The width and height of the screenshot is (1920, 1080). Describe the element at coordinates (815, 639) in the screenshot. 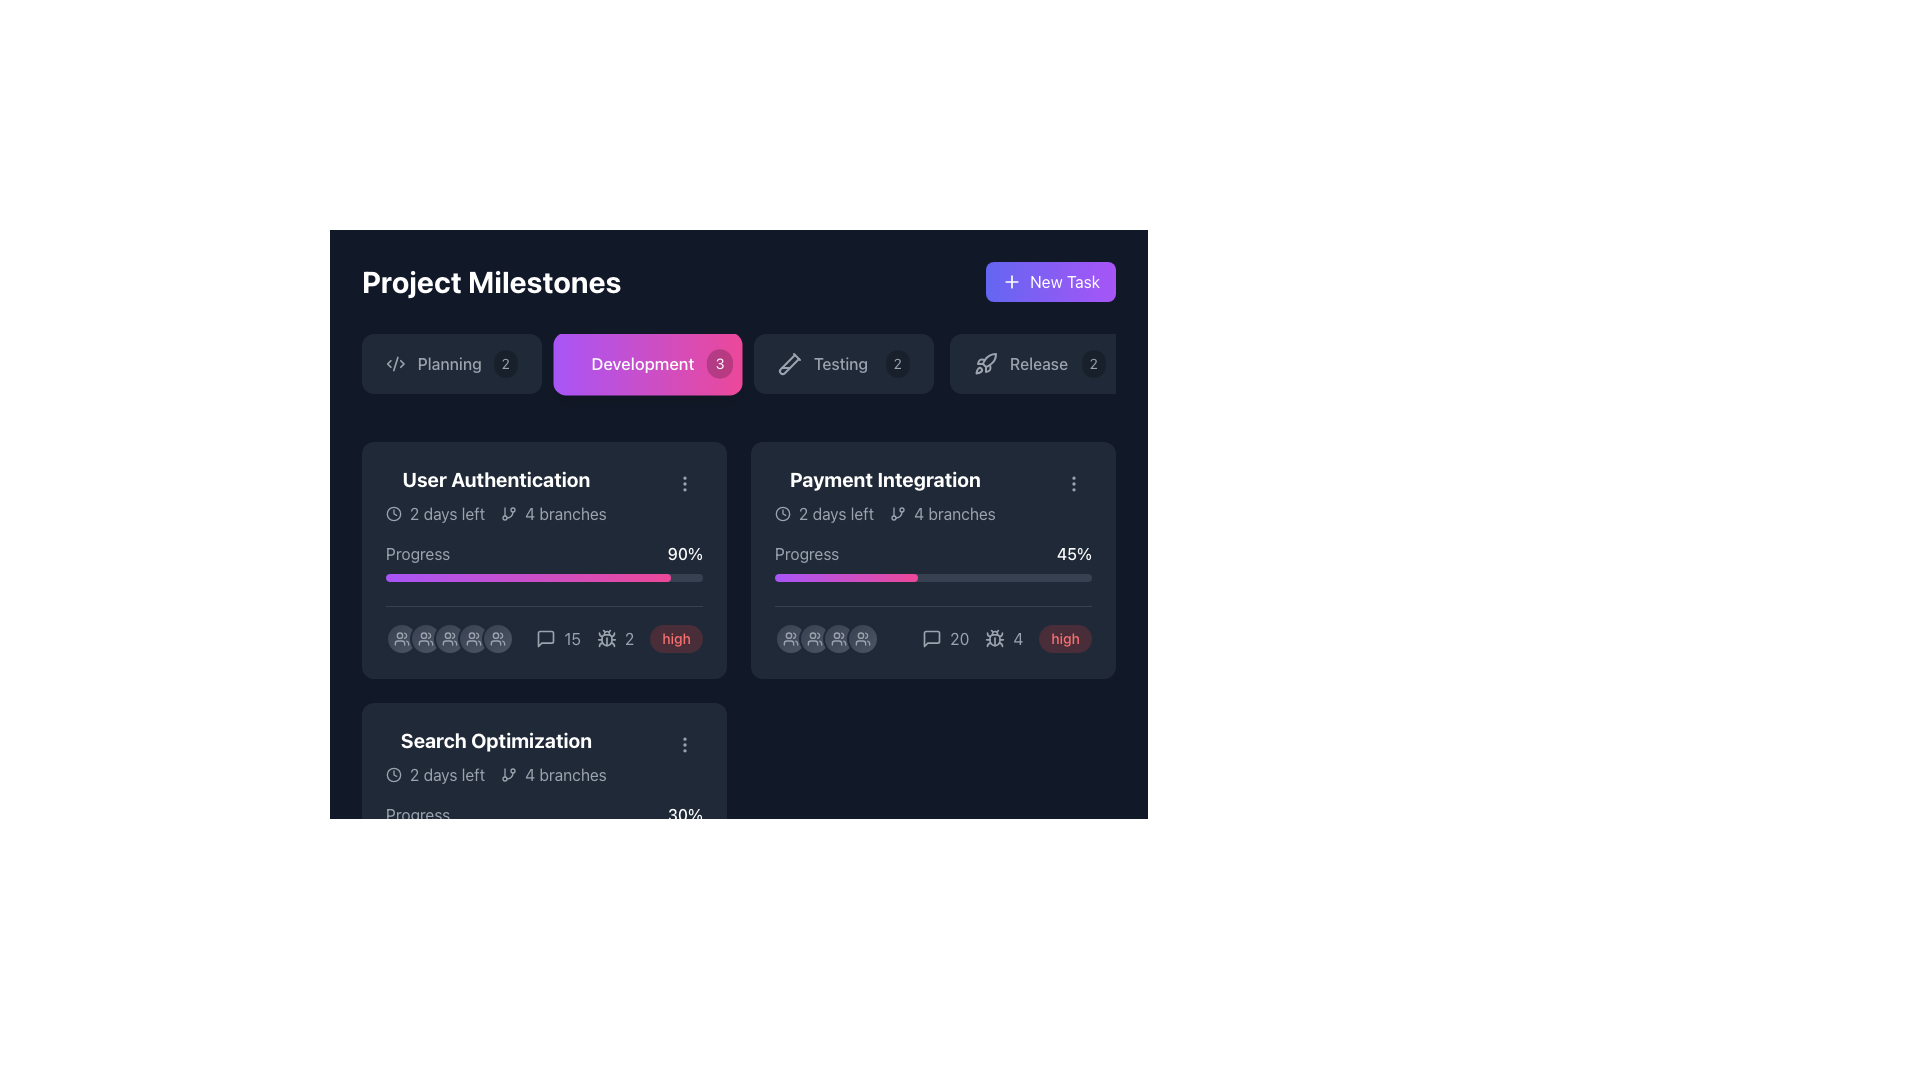

I see `the circular icon representing a group of users, located in the bottom-left corner of the 'Payment Integration' card` at that location.